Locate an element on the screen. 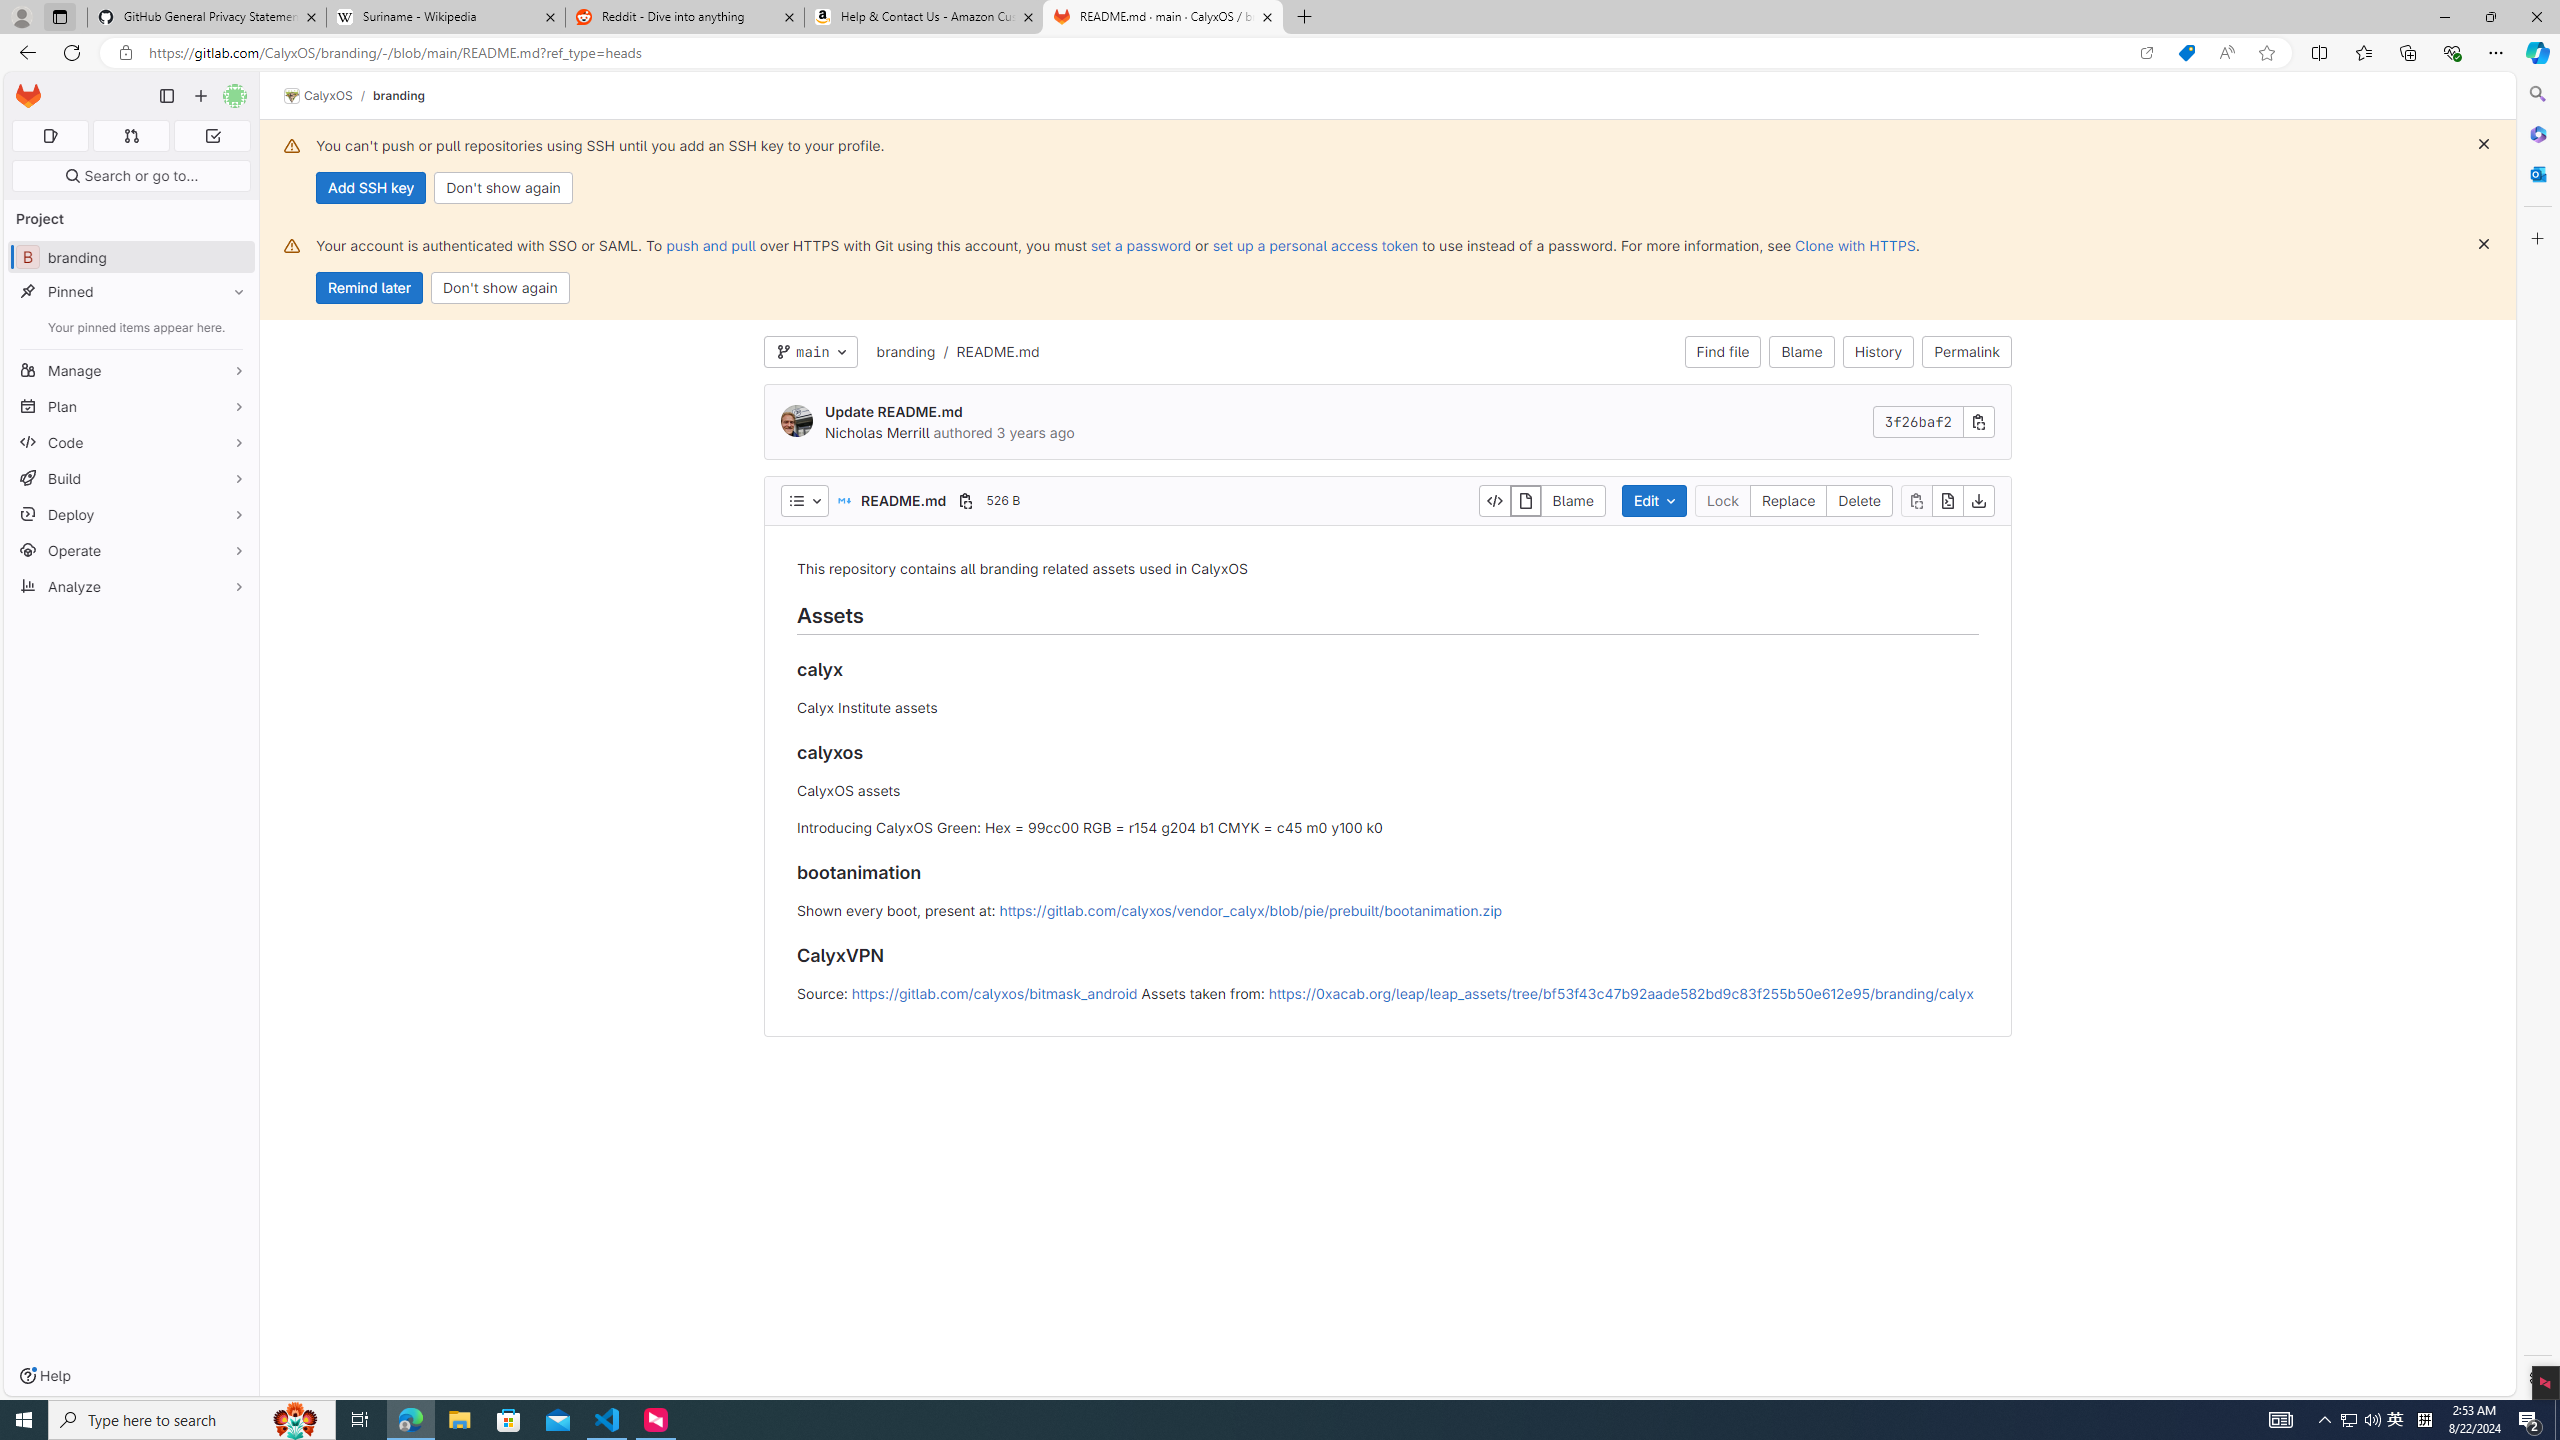  'Find file' is located at coordinates (1721, 352).